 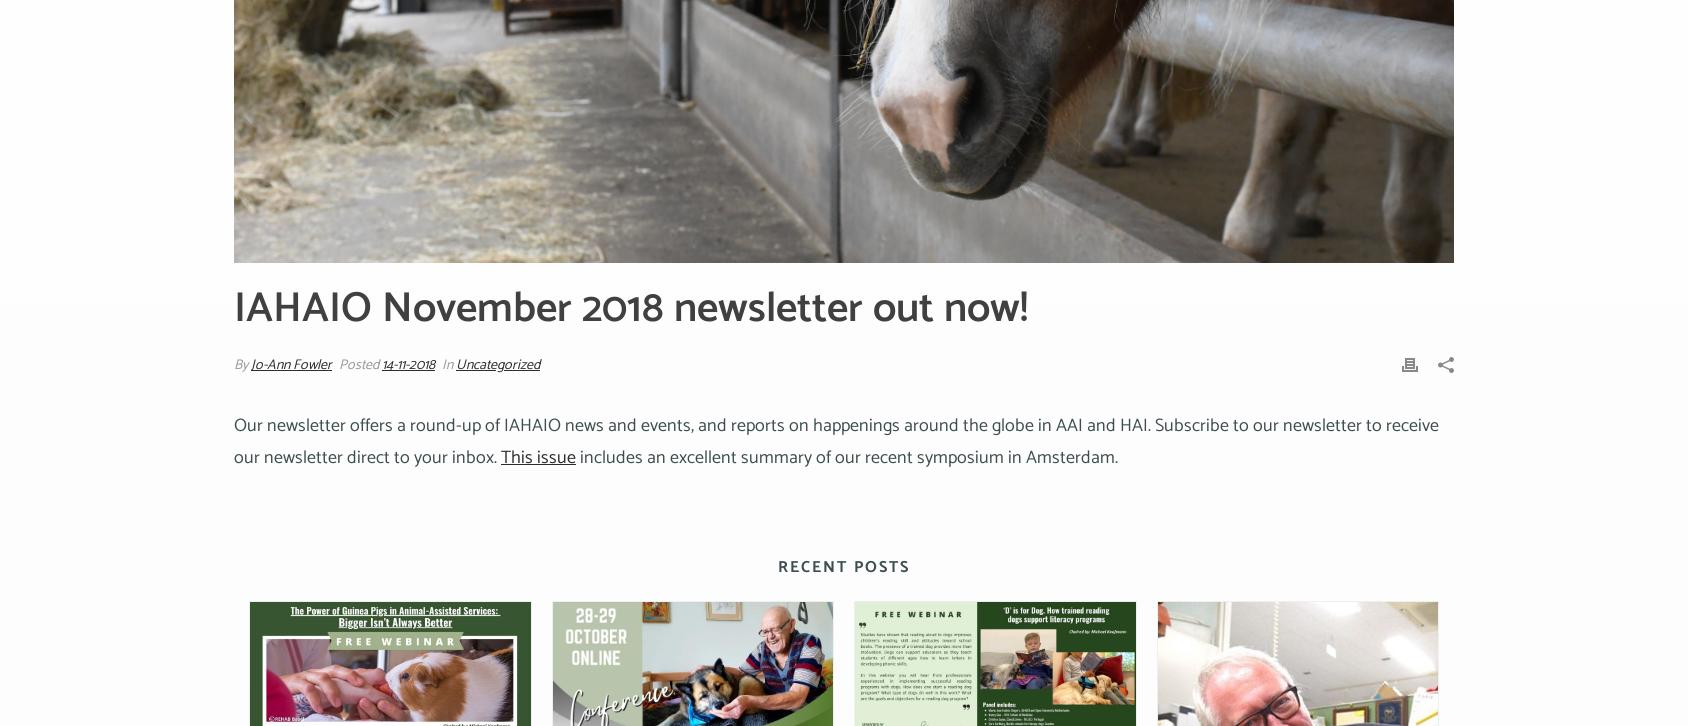 I want to click on 'By', so click(x=241, y=365).